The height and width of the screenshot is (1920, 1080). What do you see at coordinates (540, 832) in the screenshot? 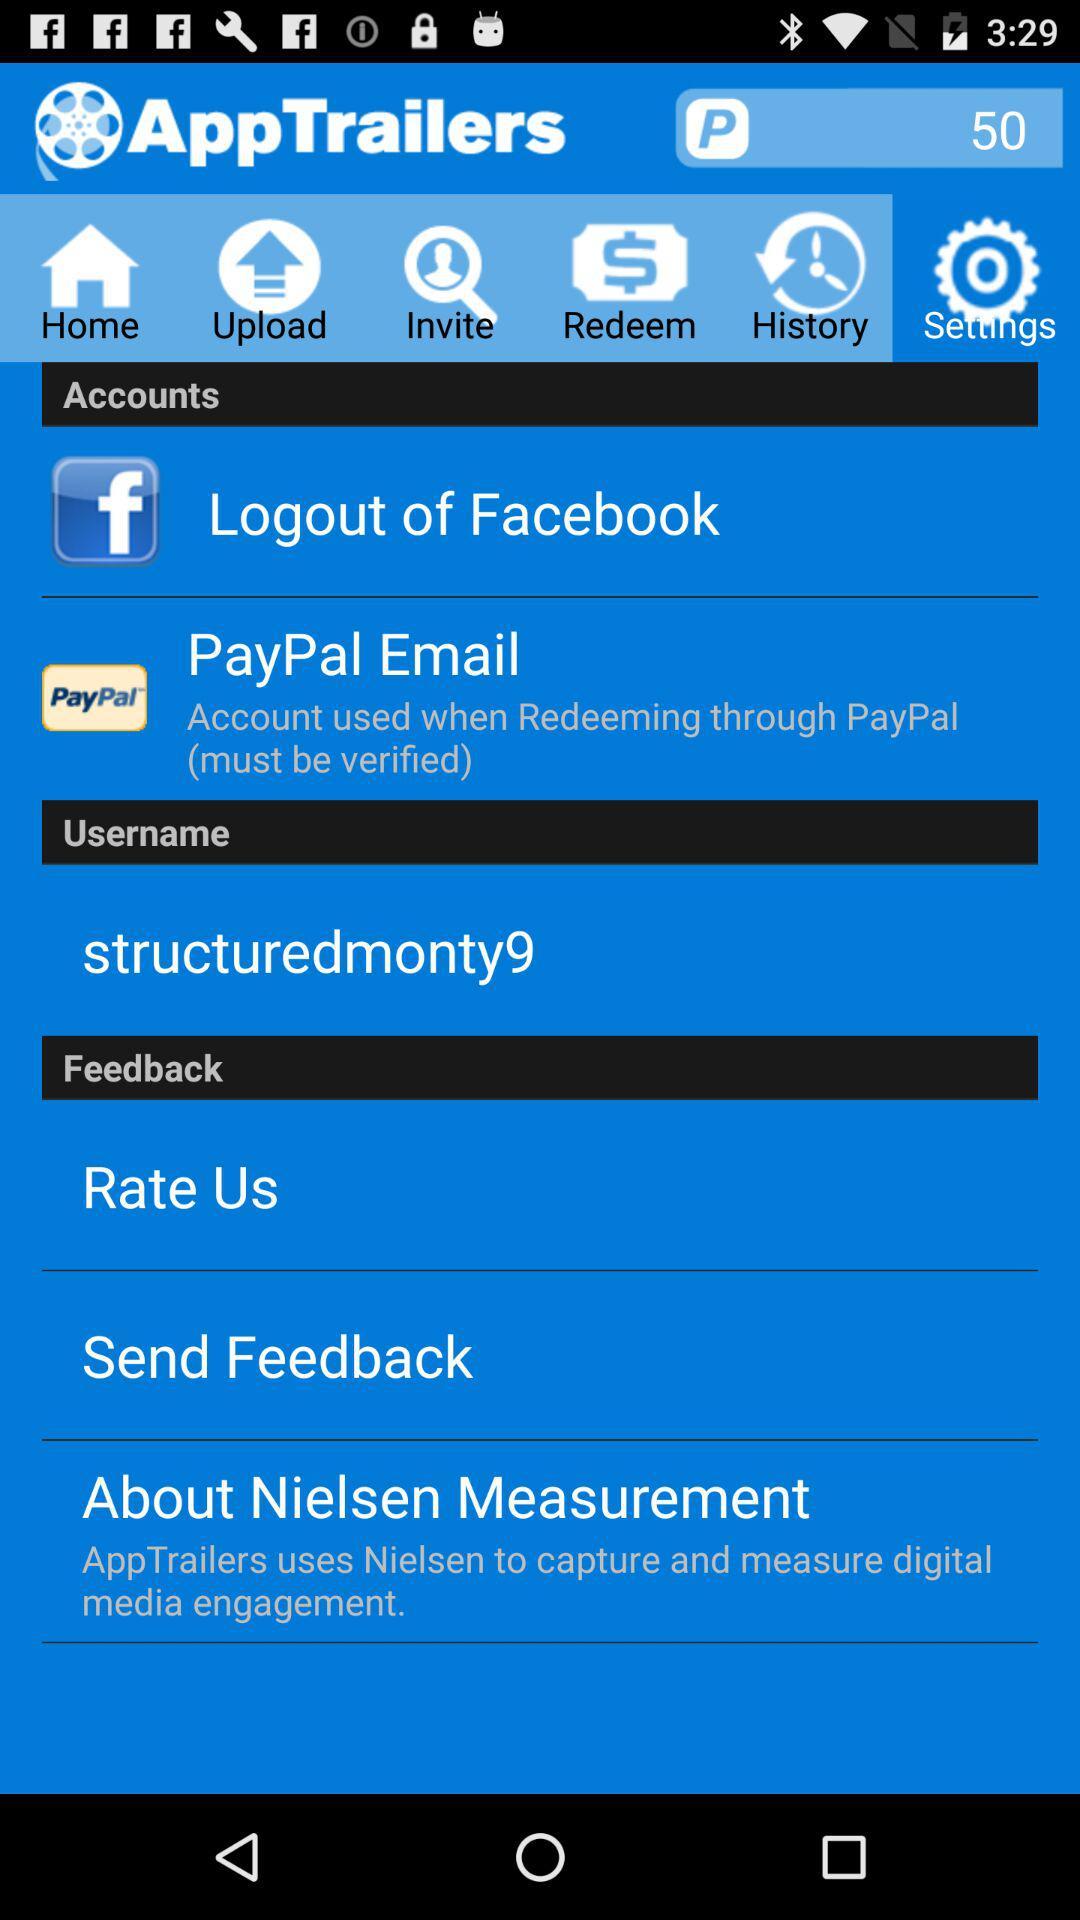
I see `username app` at bounding box center [540, 832].